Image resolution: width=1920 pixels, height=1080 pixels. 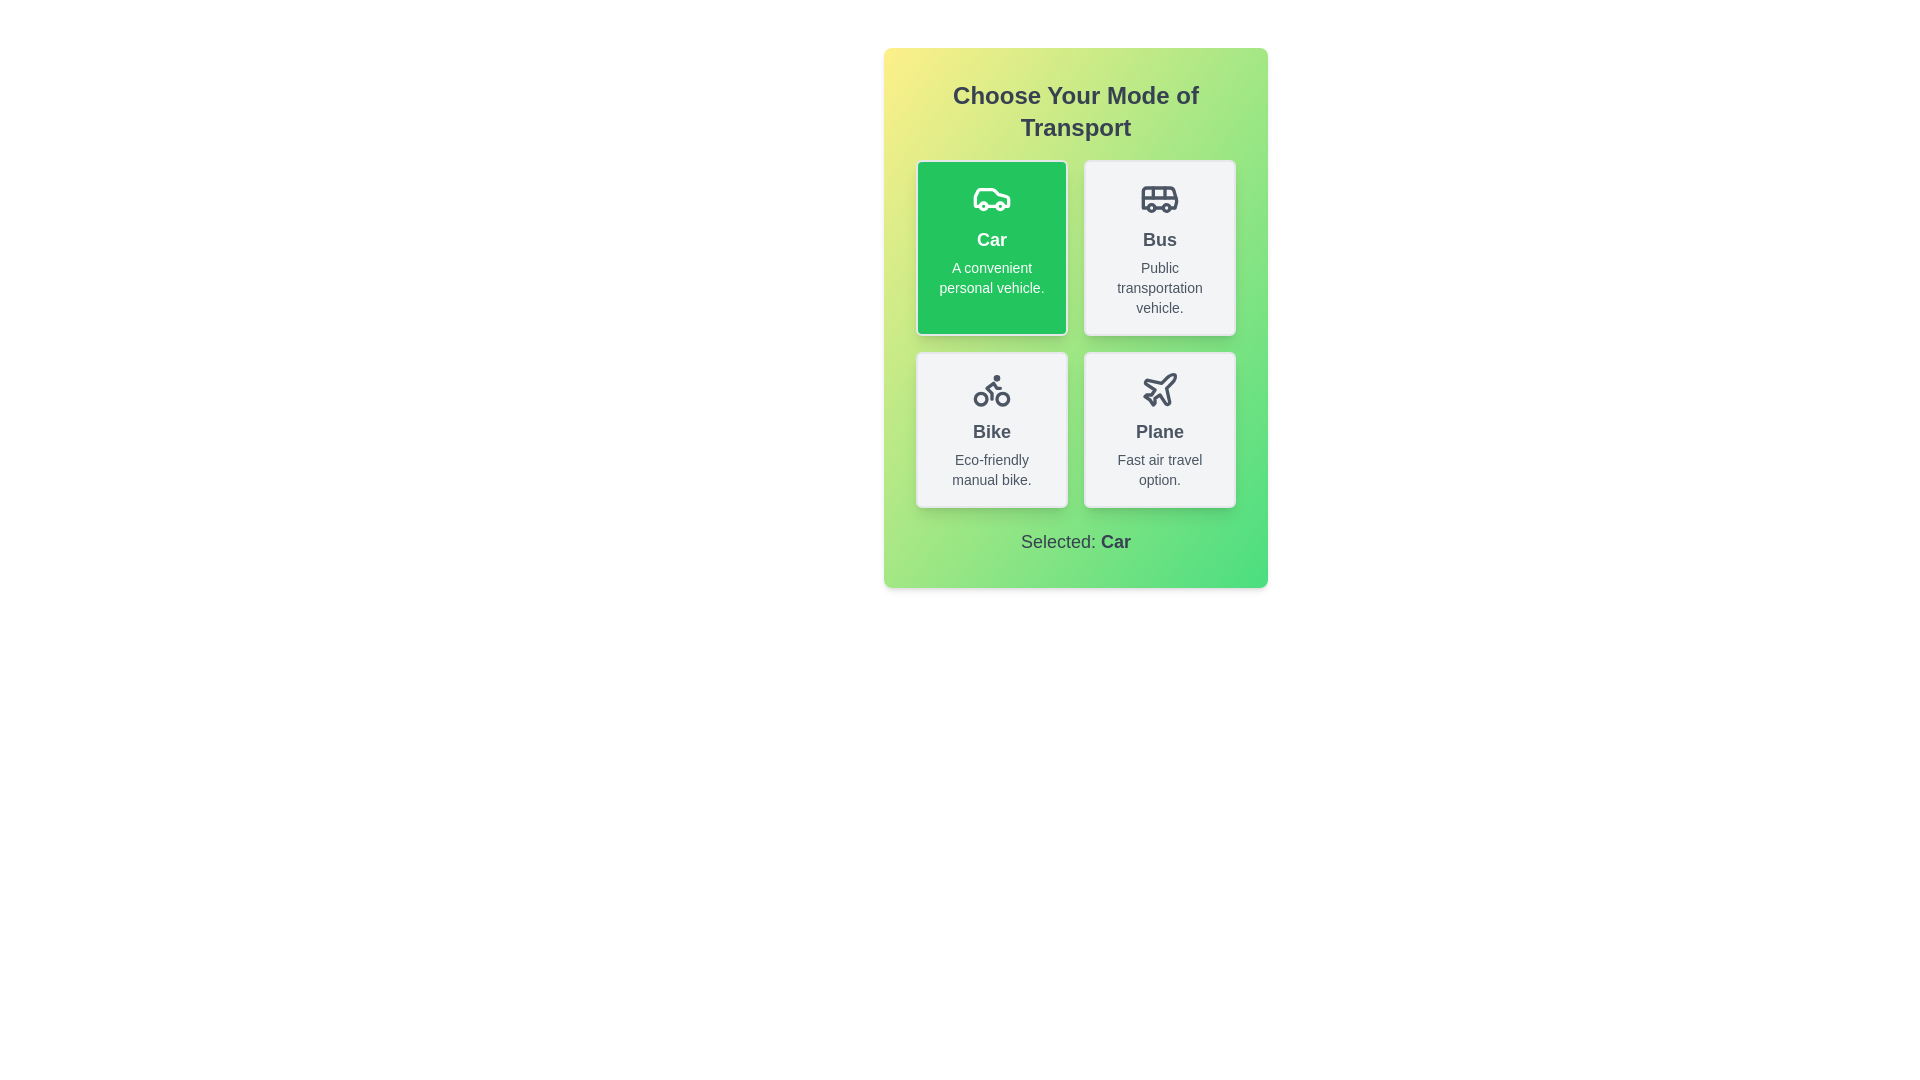 What do you see at coordinates (992, 246) in the screenshot?
I see `the transport mode Car by clicking the corresponding button` at bounding box center [992, 246].